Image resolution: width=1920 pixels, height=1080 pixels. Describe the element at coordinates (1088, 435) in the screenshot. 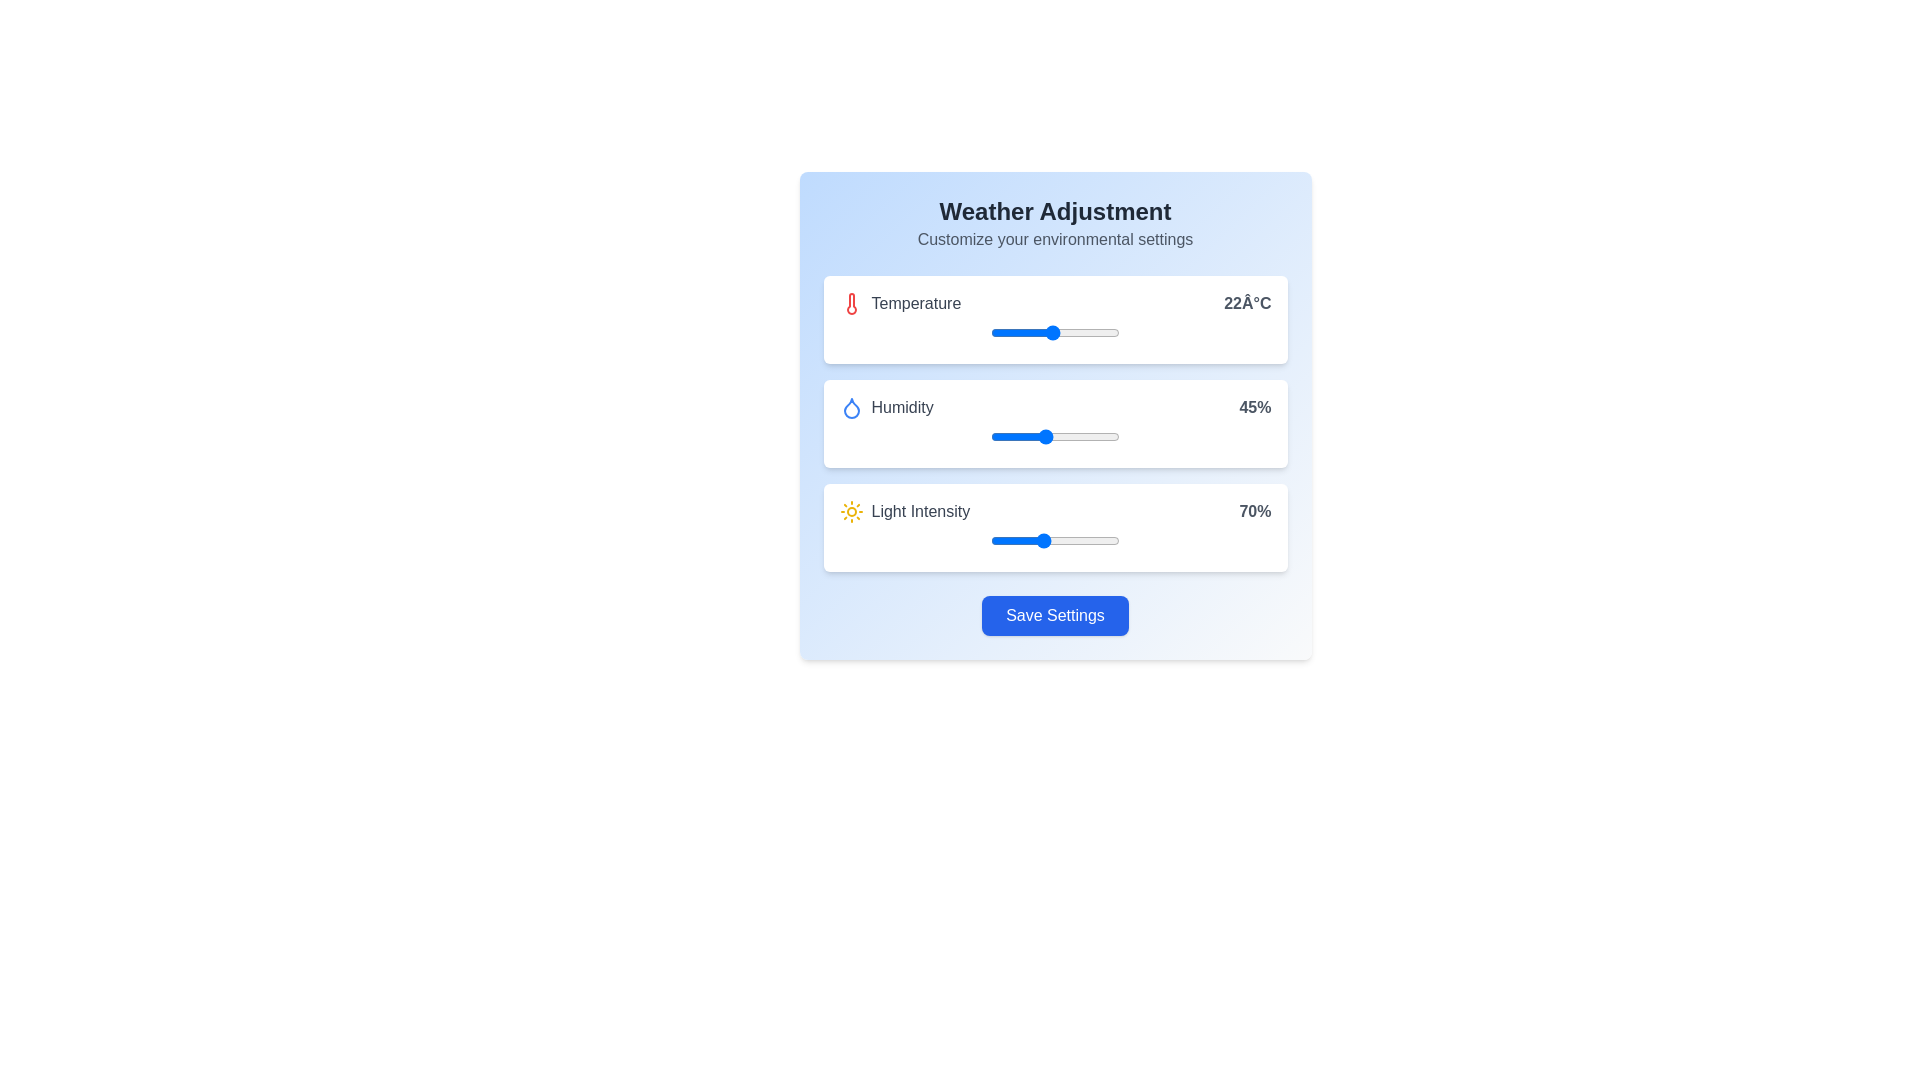

I see `the humidity` at that location.